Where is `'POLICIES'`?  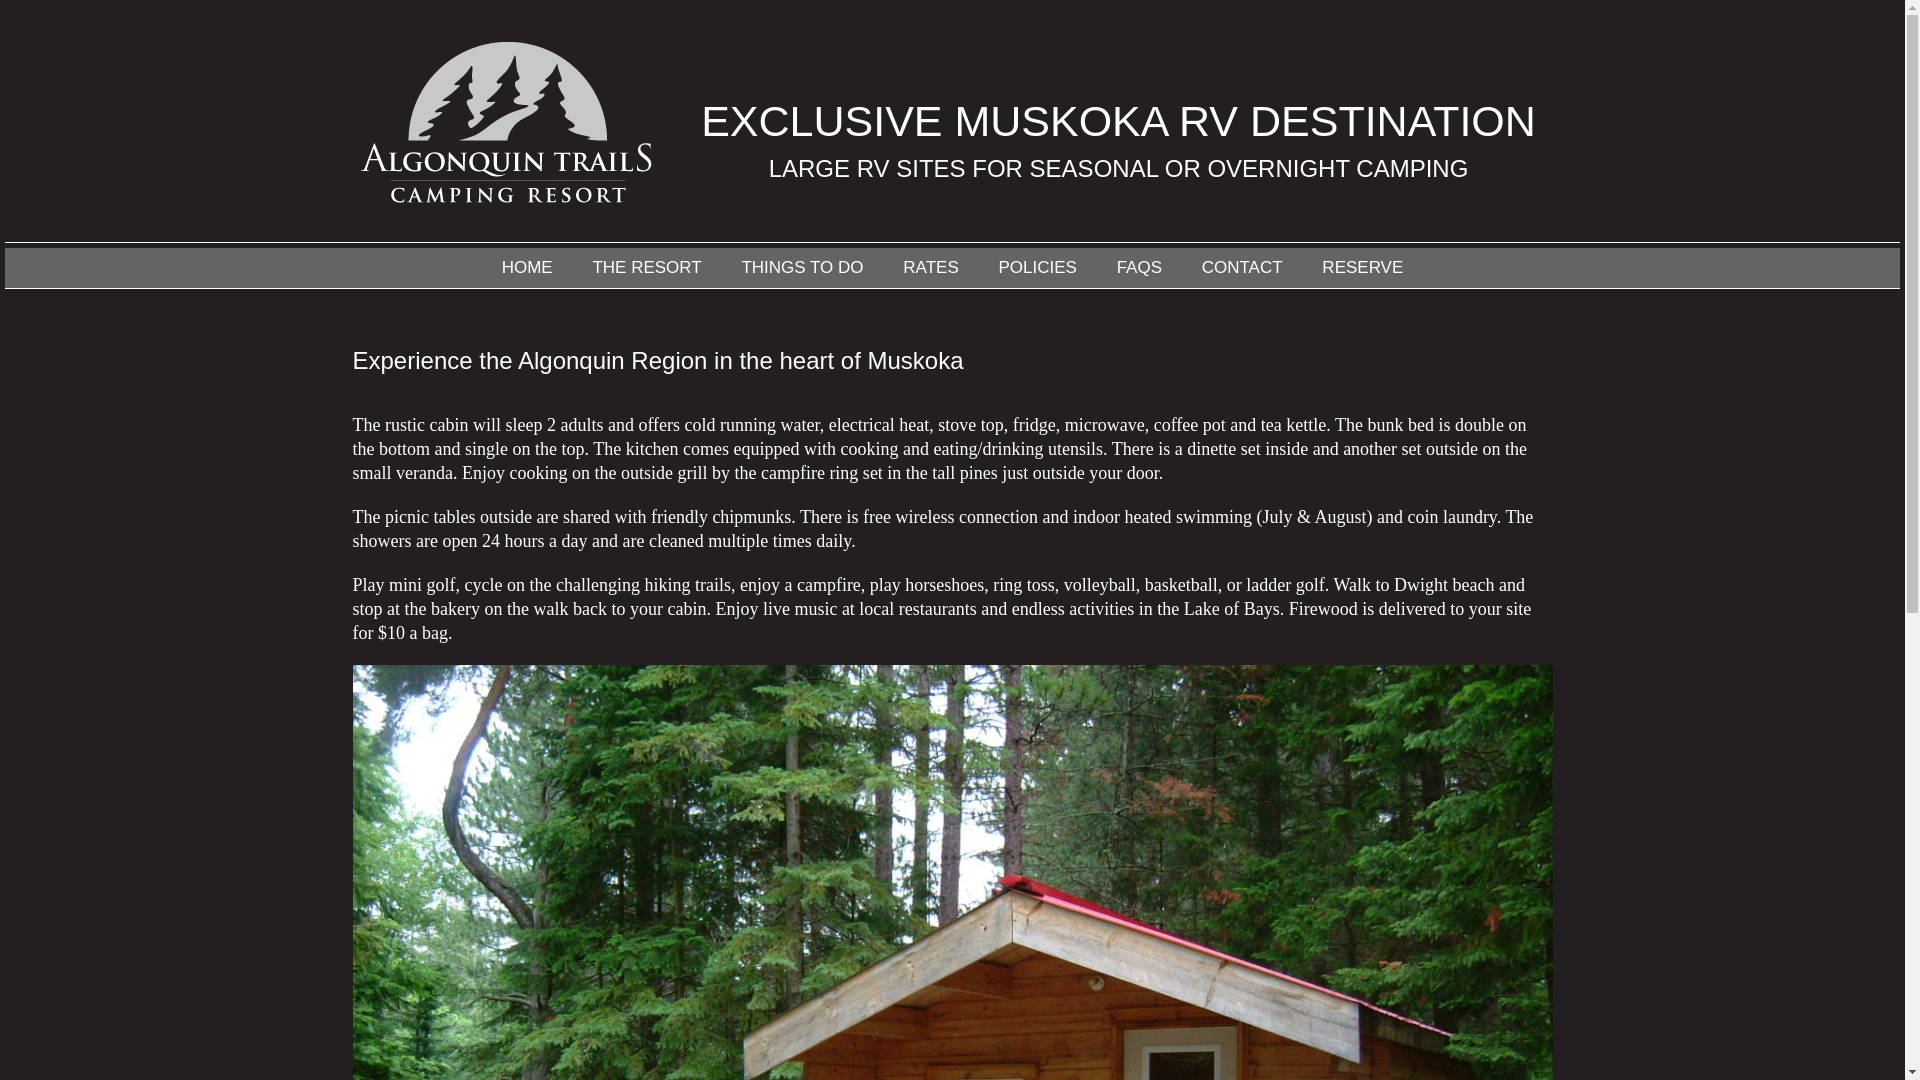 'POLICIES' is located at coordinates (1036, 266).